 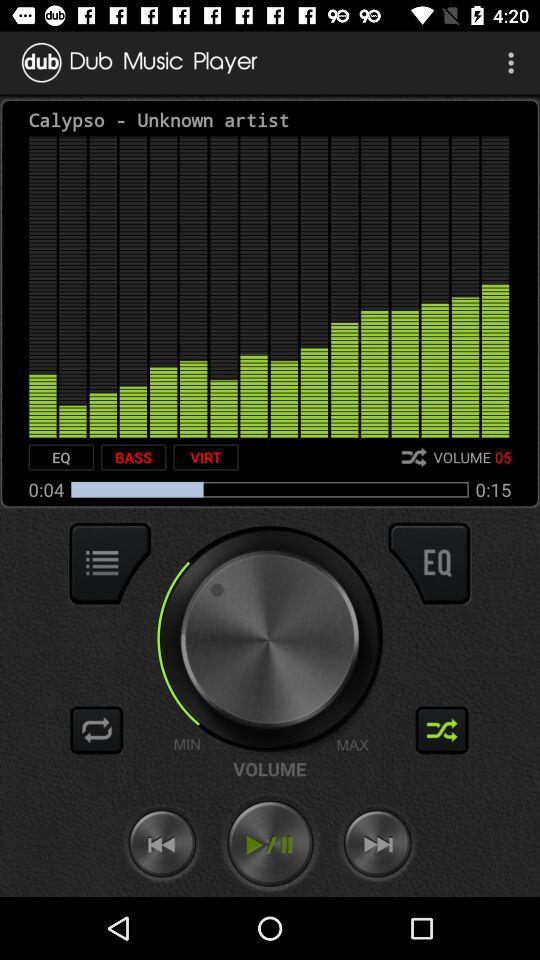 What do you see at coordinates (270, 843) in the screenshot?
I see `switch to play` at bounding box center [270, 843].